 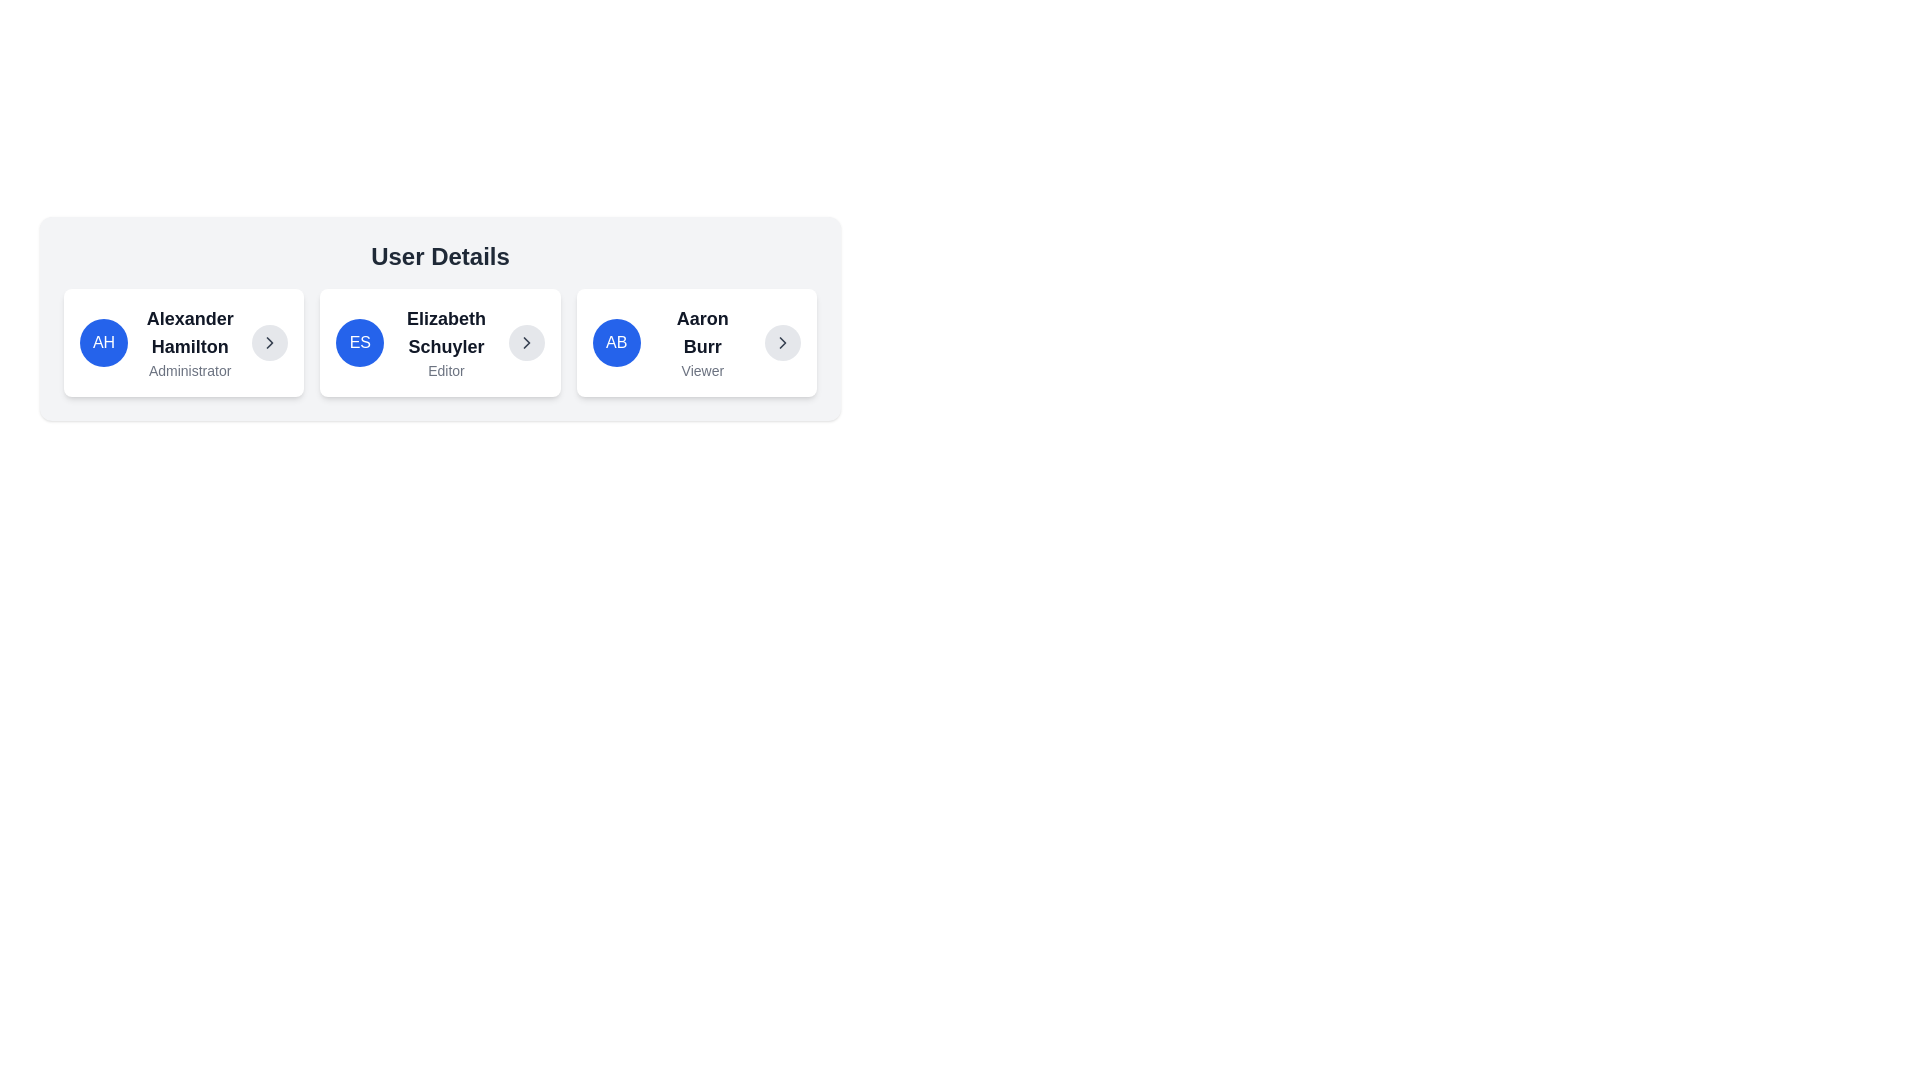 What do you see at coordinates (190, 370) in the screenshot?
I see `the Text Label that provides the role description (Administrator) for the user named 'Alexander Hamilton', located directly below the user's name in the user detail box` at bounding box center [190, 370].